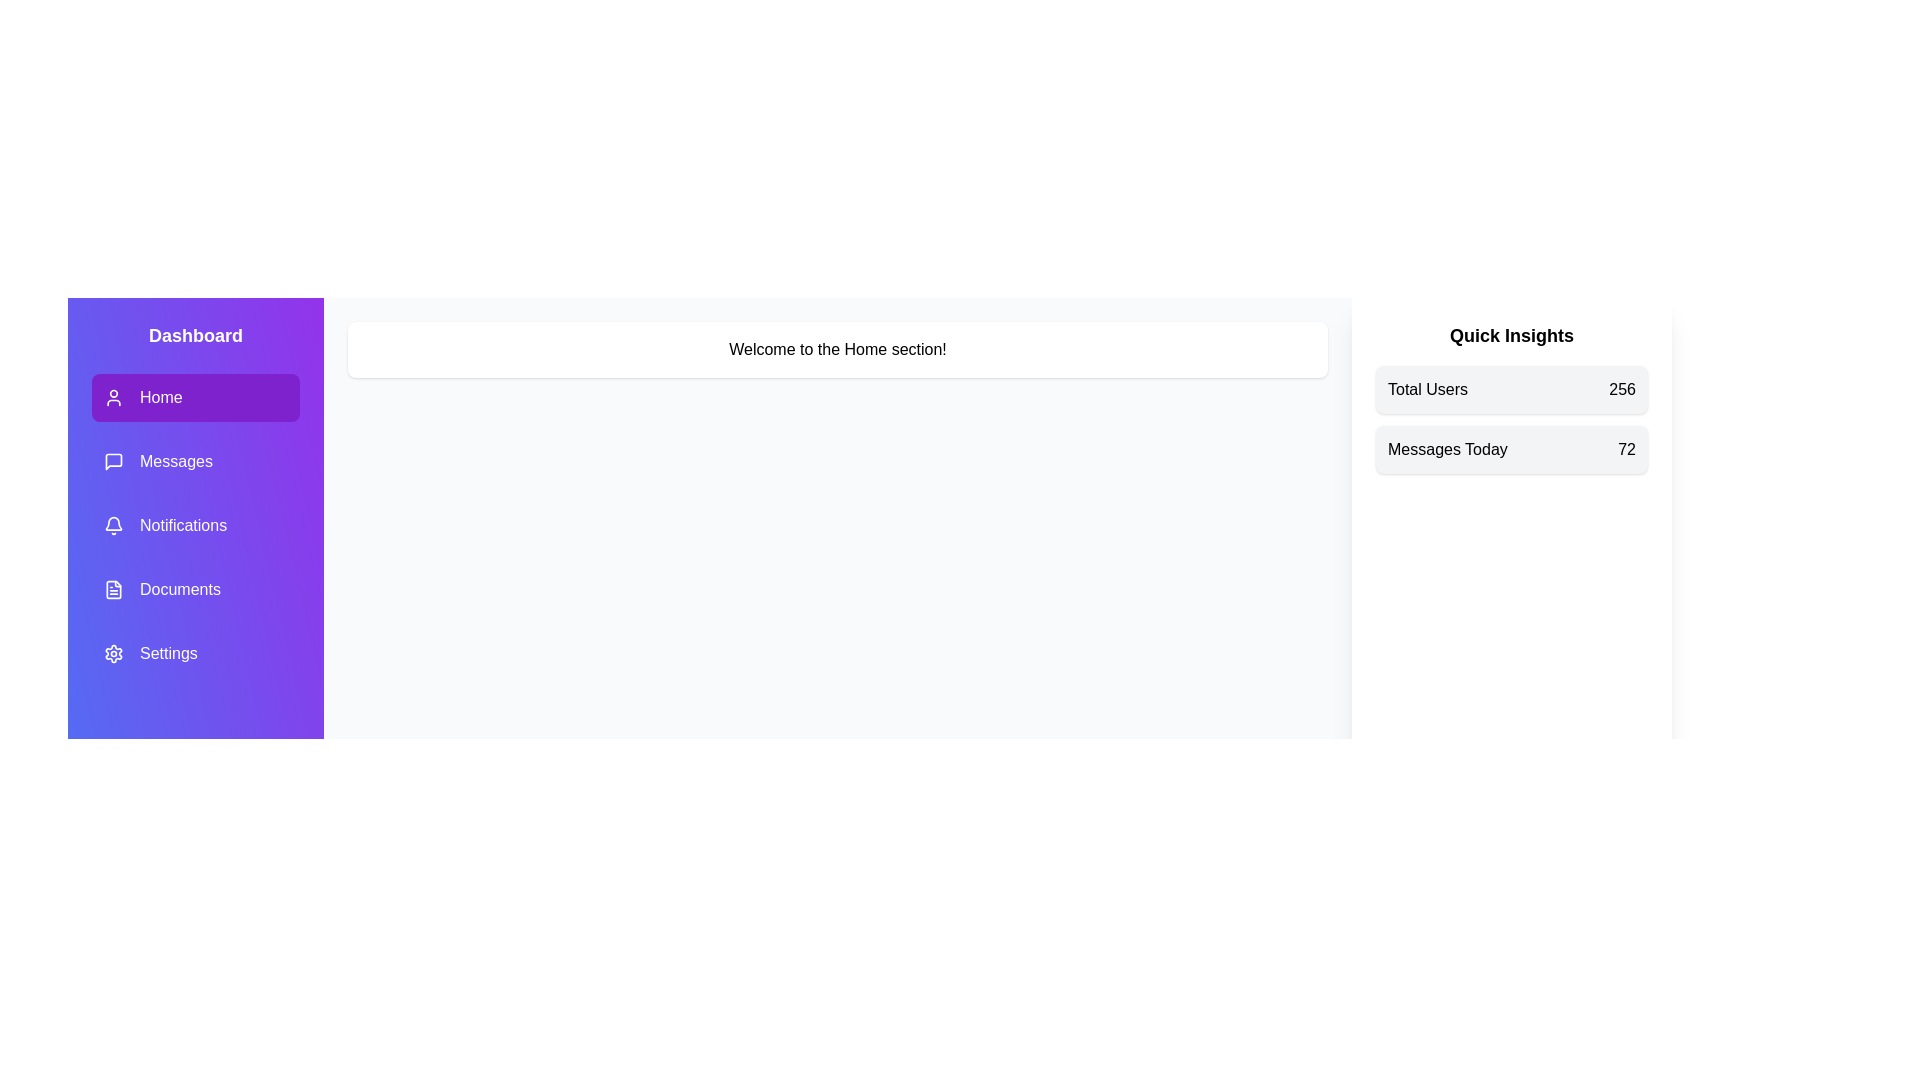 This screenshot has height=1080, width=1920. Describe the element at coordinates (1512, 419) in the screenshot. I see `the Display component in the 'Quick Insights' section, which shows 'Total Users' with '256' and 'Messages Today' with '72', styled with a light background and rounded corners` at that location.